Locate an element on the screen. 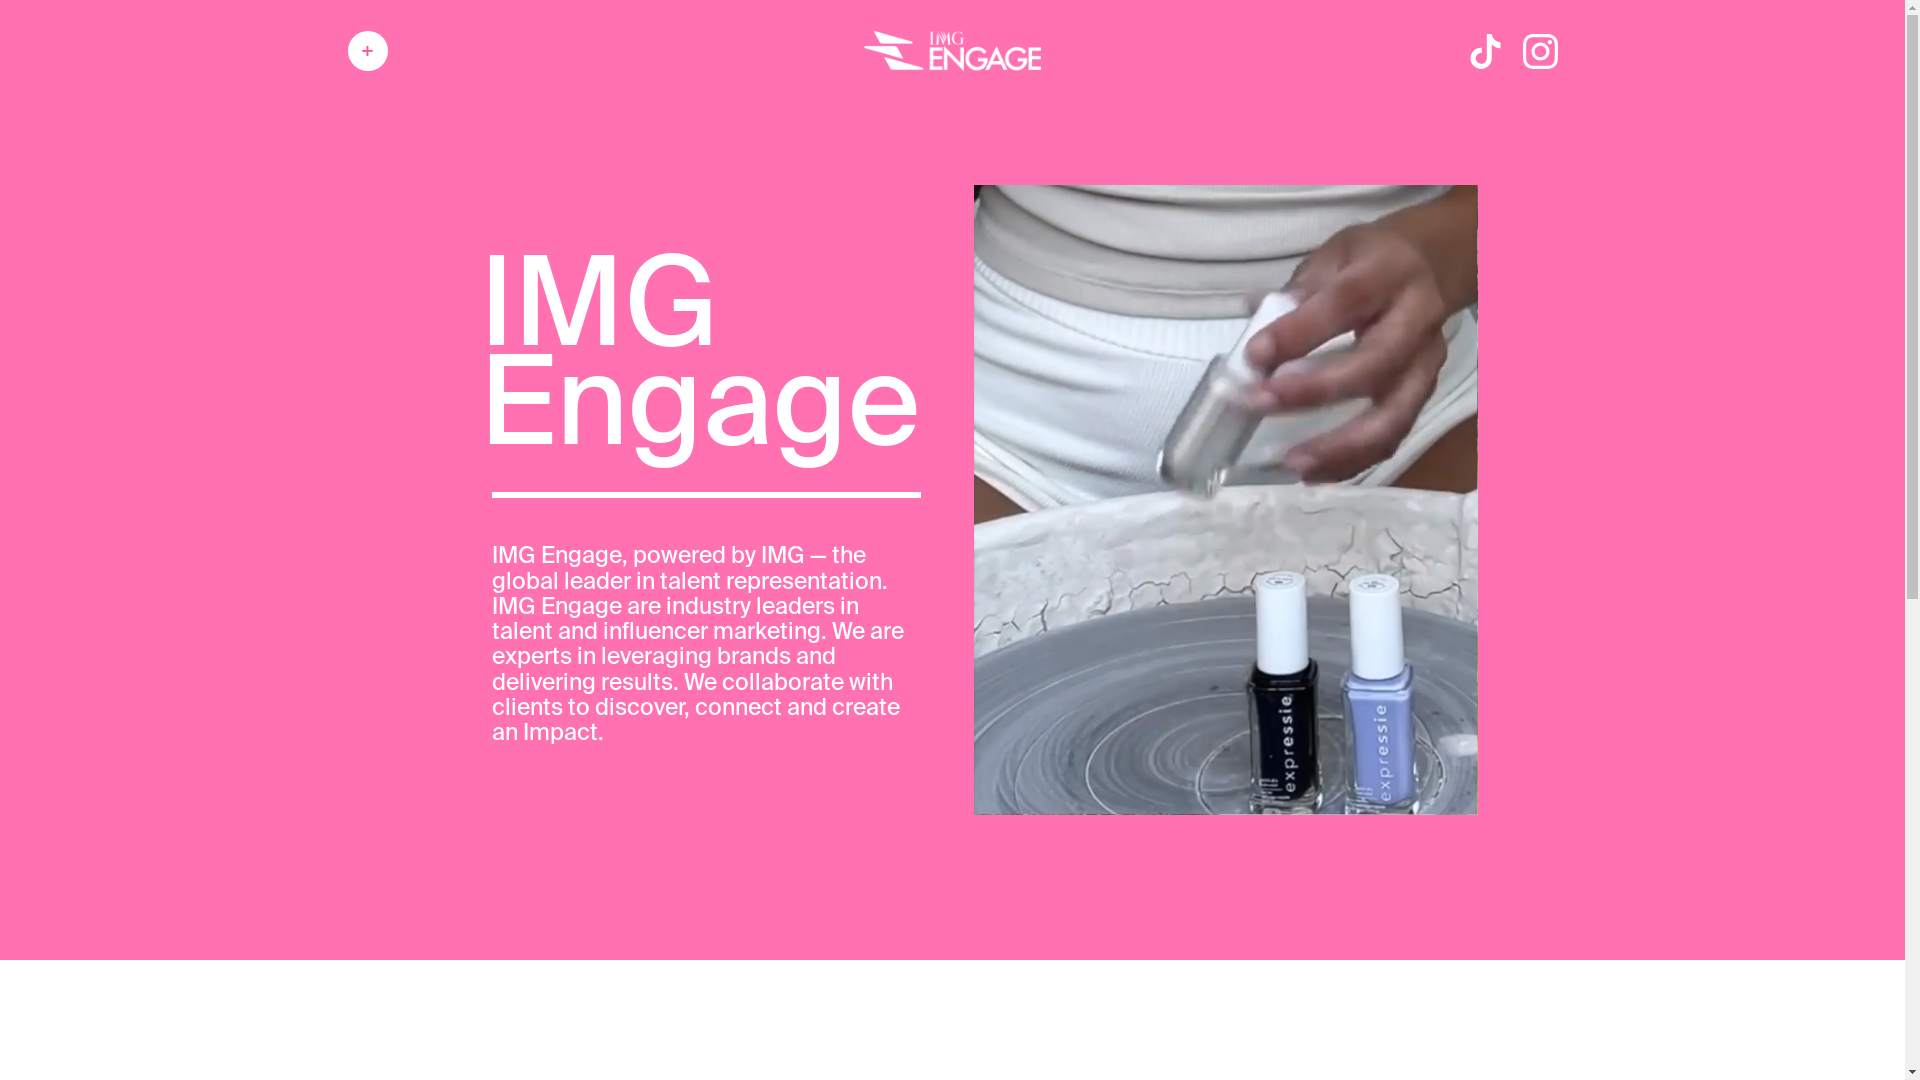 This screenshot has height=1080, width=1920. '+' is located at coordinates (368, 49).